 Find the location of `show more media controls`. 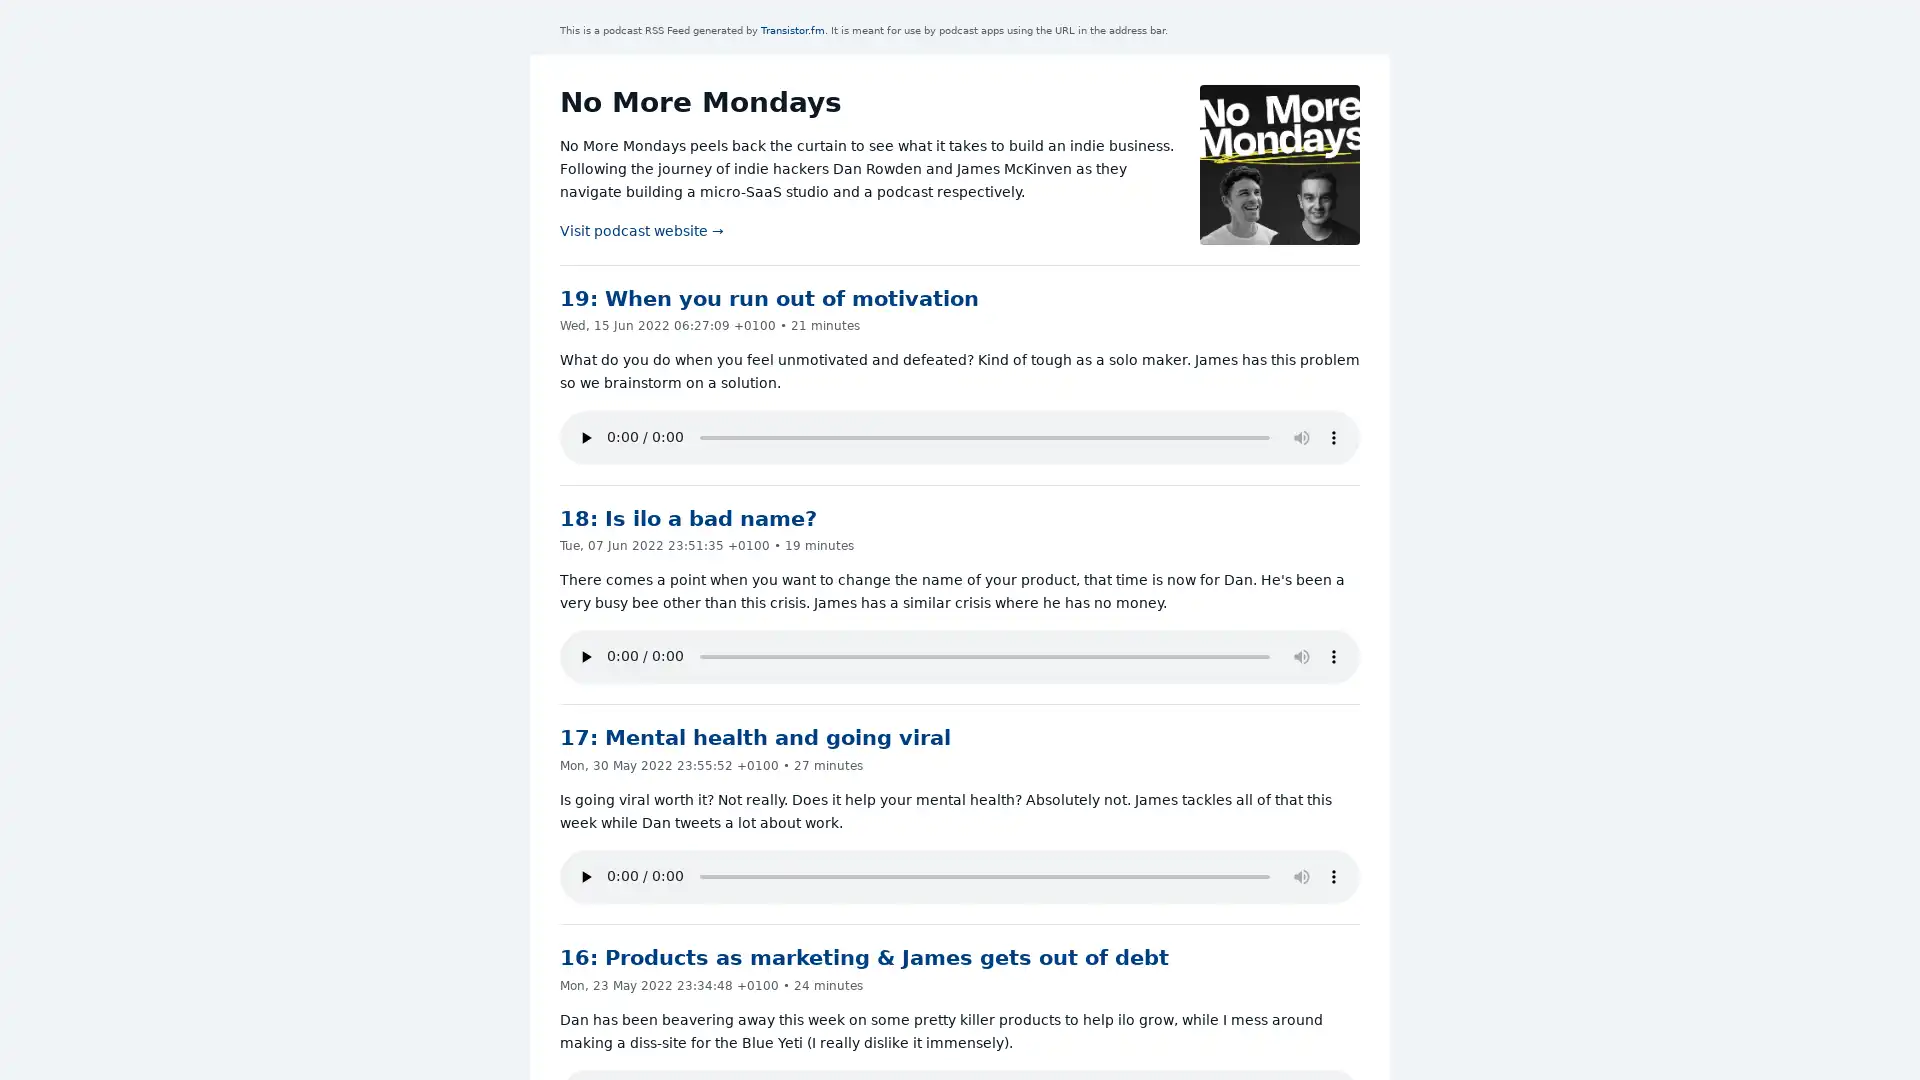

show more media controls is located at coordinates (1334, 656).